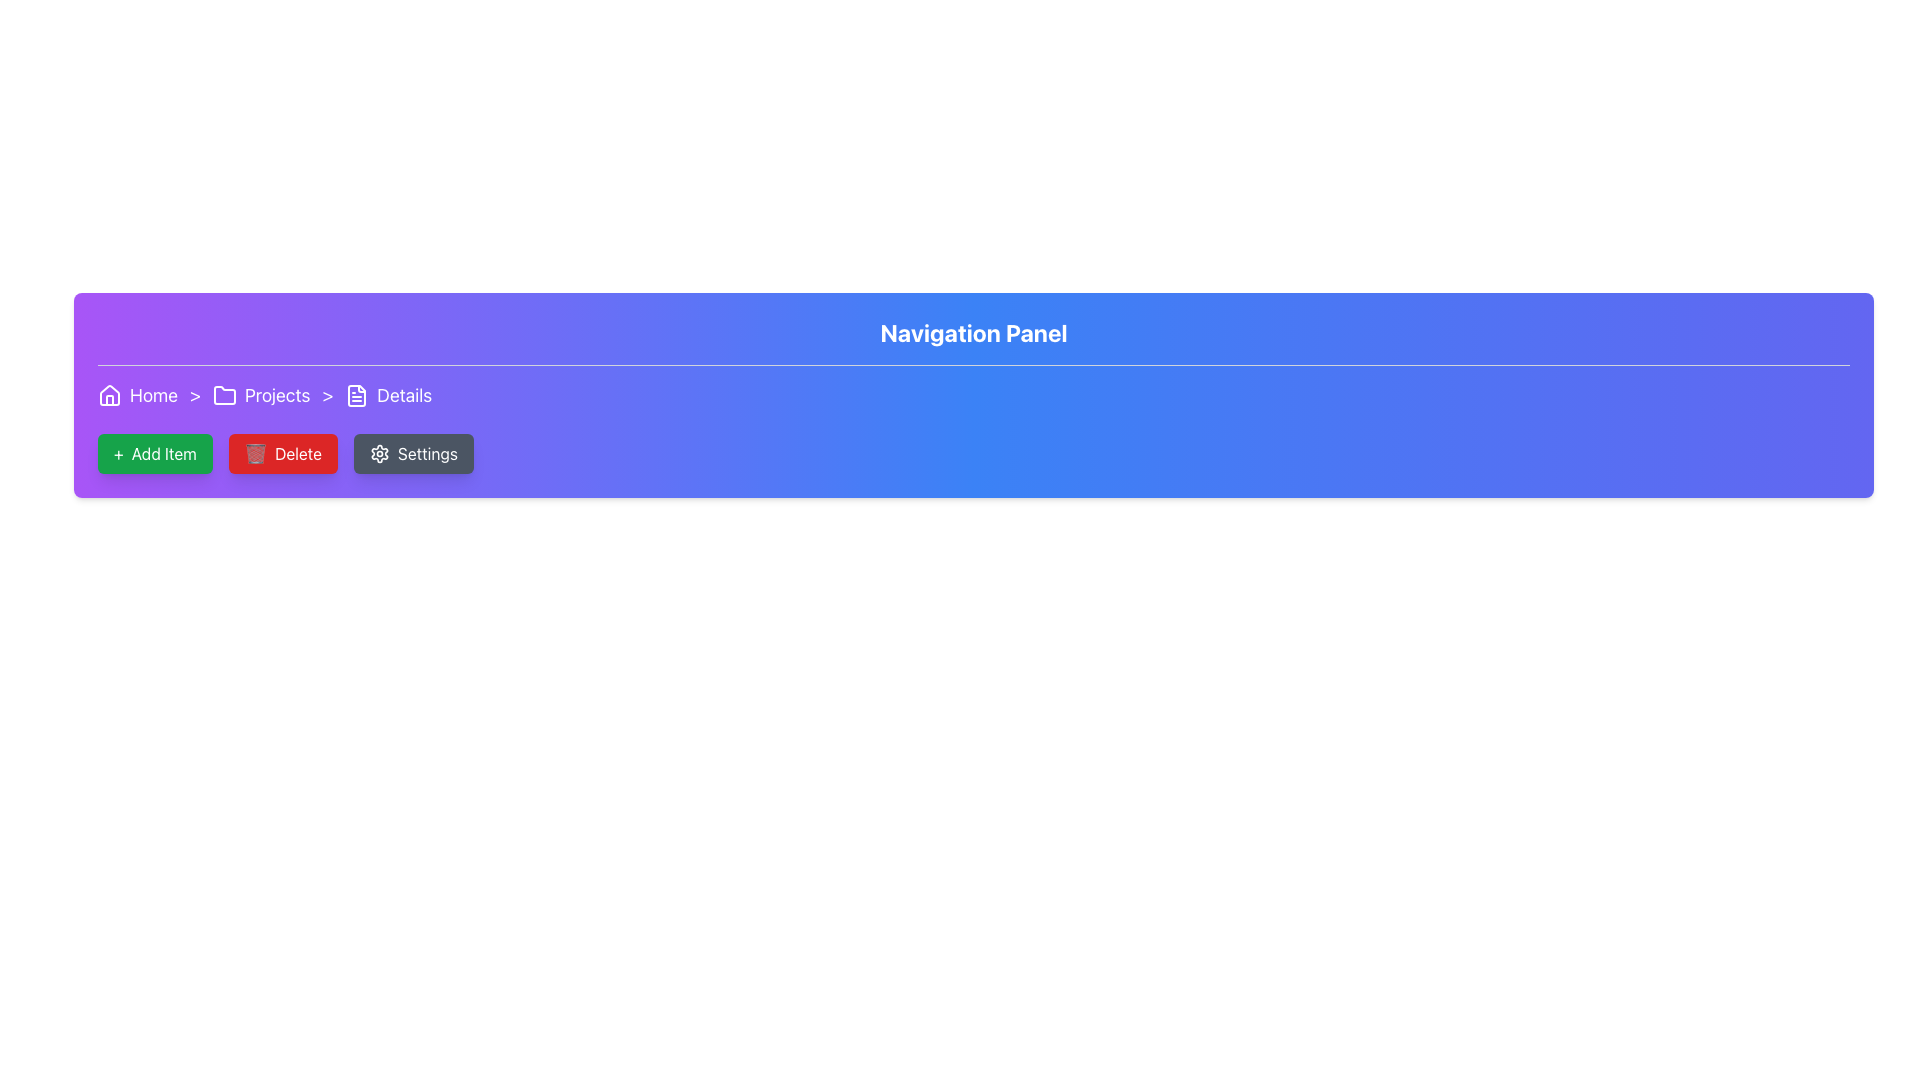 The image size is (1920, 1080). What do you see at coordinates (412, 454) in the screenshot?
I see `the 'Settings' button` at bounding box center [412, 454].